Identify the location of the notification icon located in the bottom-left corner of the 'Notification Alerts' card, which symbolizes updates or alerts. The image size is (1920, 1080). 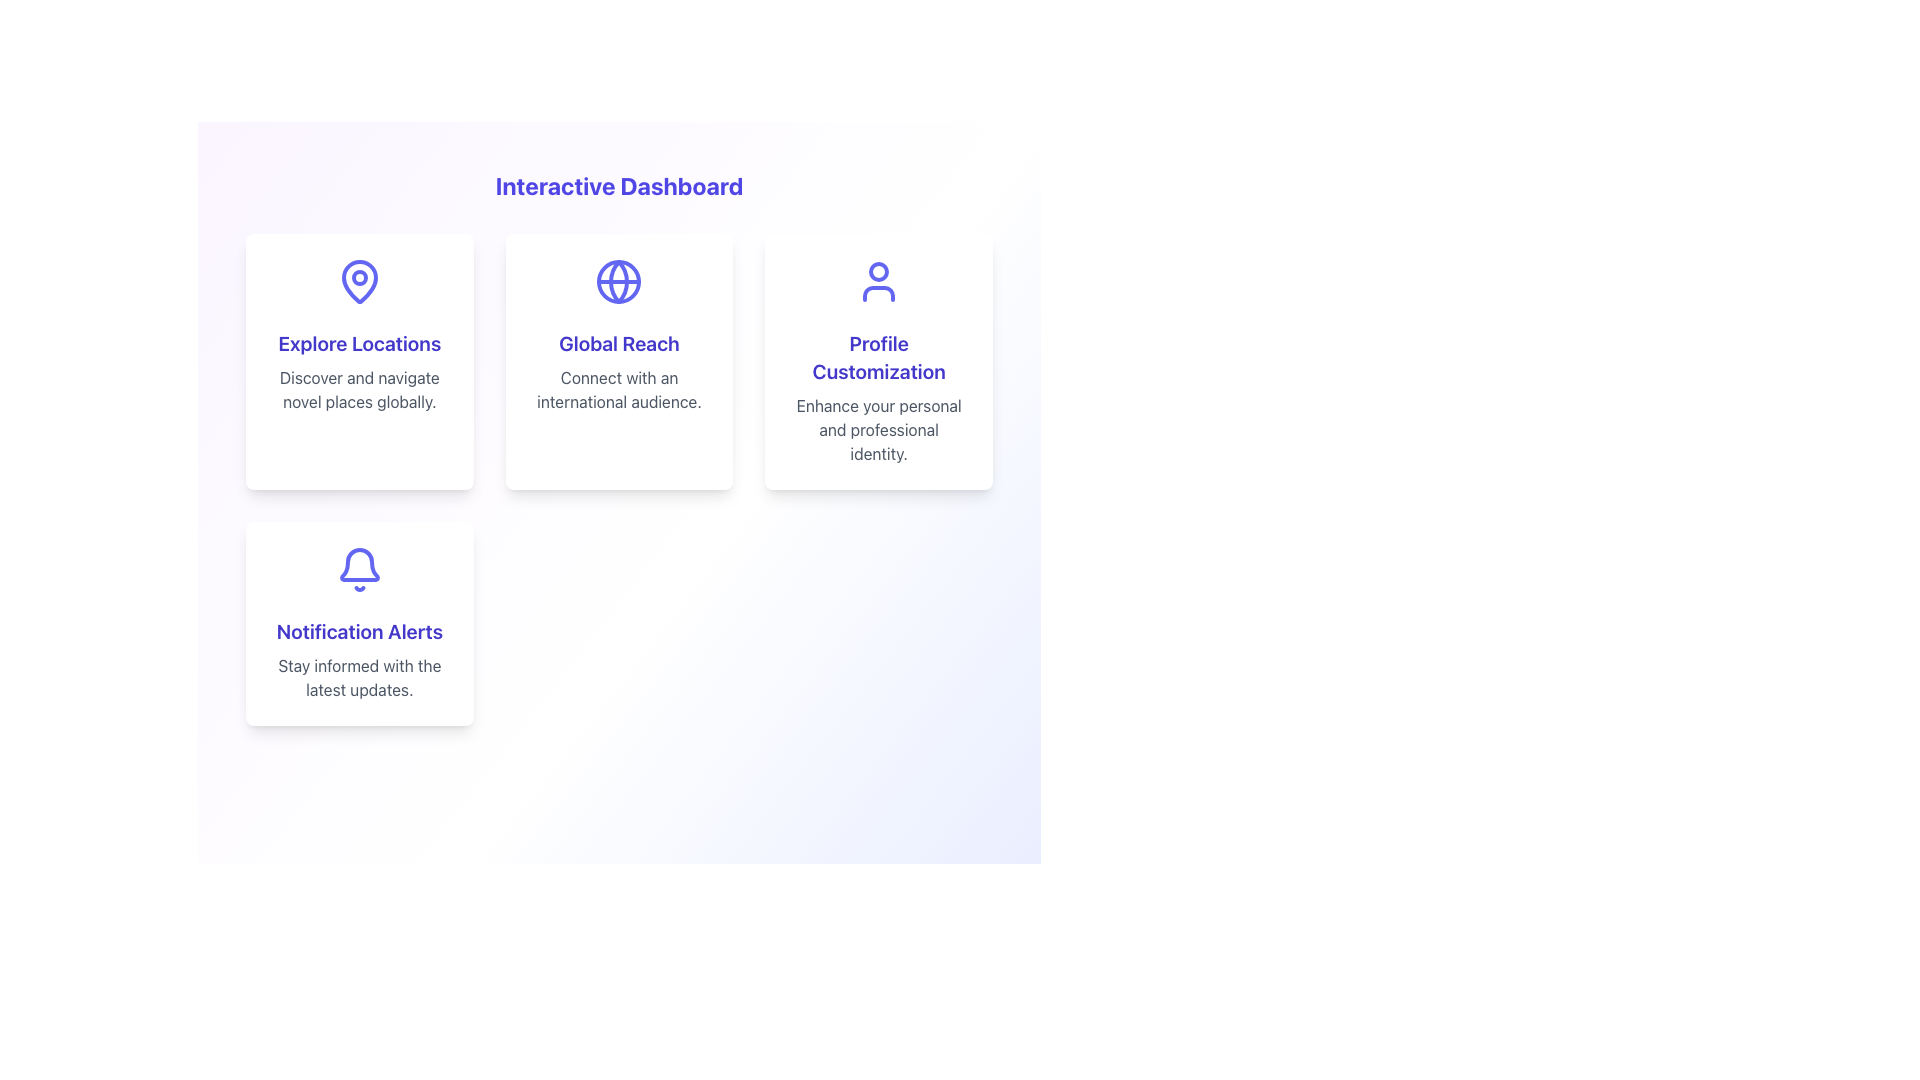
(359, 564).